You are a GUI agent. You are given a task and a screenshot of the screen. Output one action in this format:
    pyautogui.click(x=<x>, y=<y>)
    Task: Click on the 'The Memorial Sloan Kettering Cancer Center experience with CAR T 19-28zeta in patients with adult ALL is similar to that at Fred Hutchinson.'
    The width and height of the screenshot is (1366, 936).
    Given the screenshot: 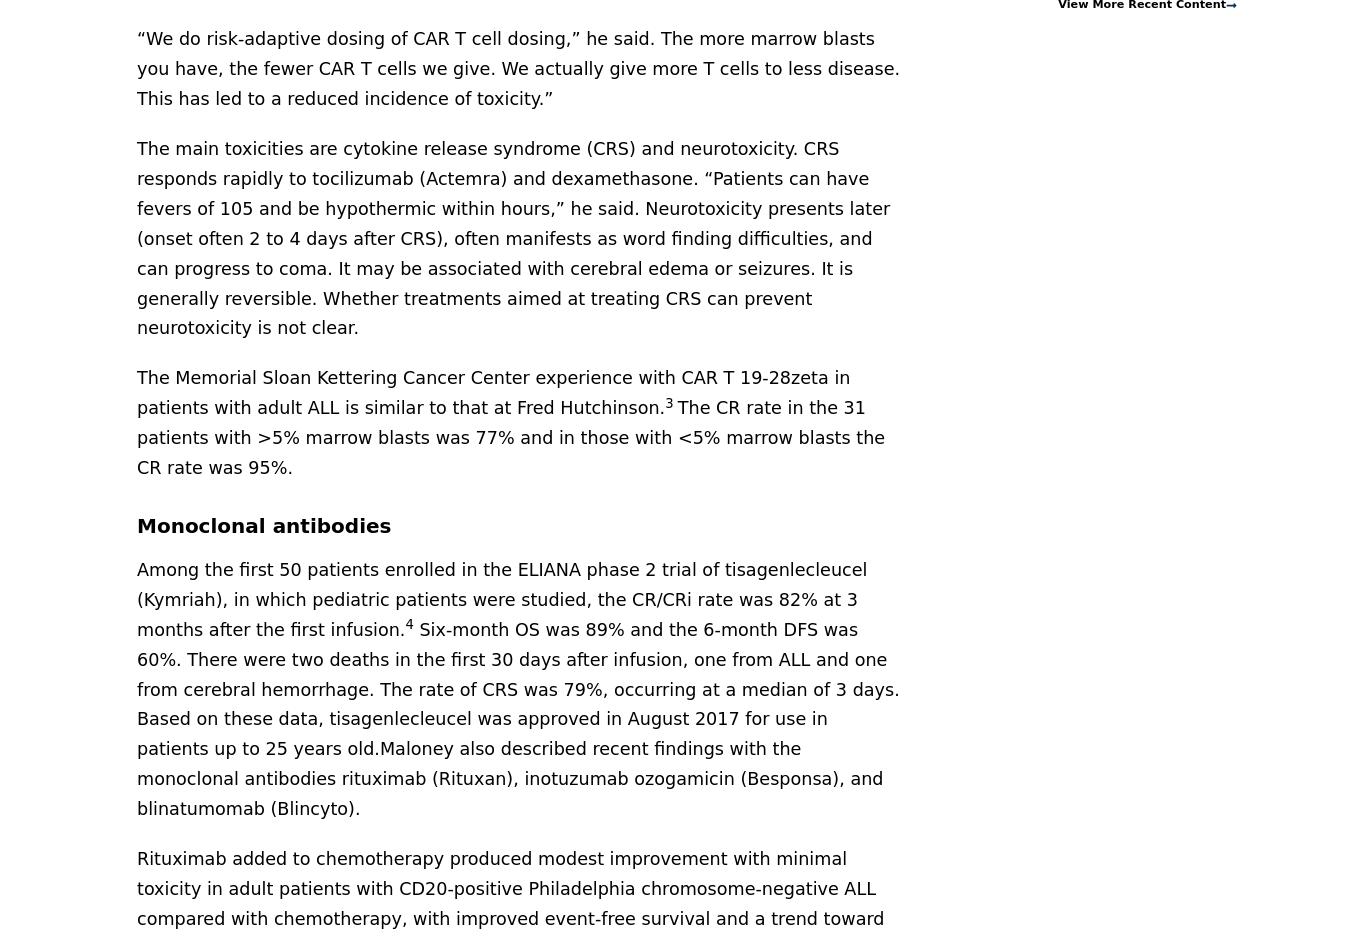 What is the action you would take?
    pyautogui.click(x=493, y=392)
    